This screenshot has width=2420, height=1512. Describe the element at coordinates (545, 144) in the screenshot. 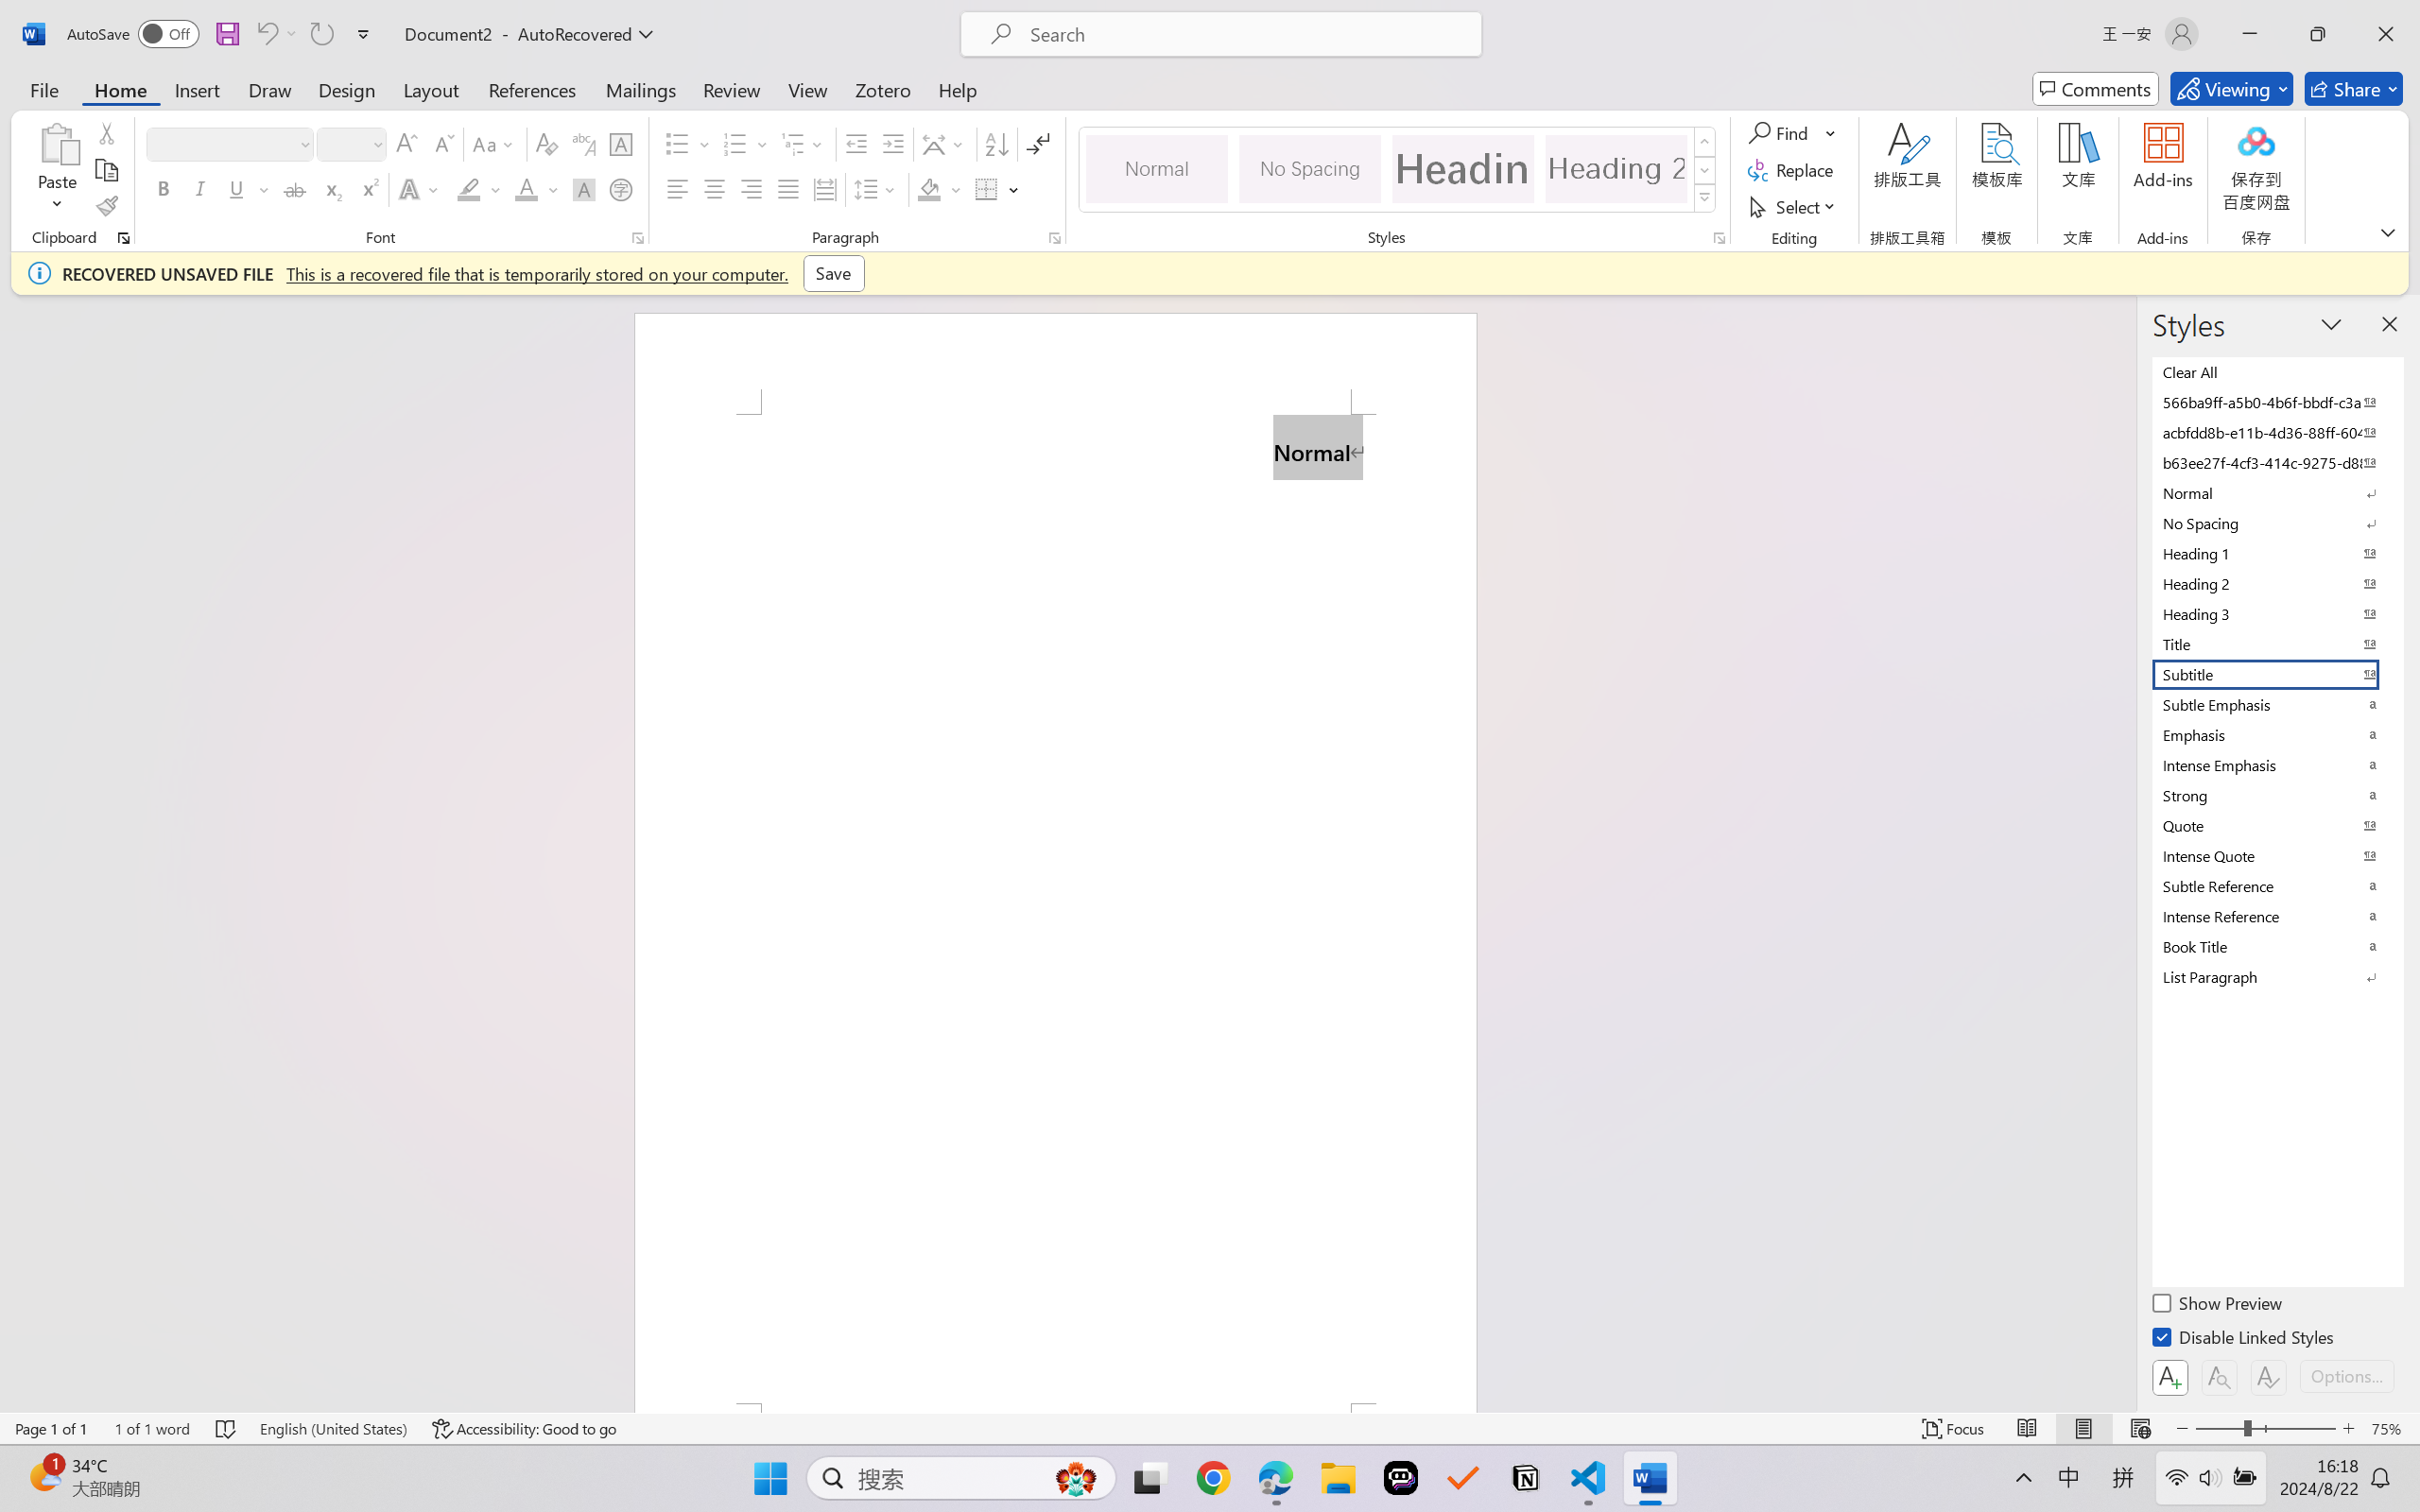

I see `'Clear Formatting'` at that location.